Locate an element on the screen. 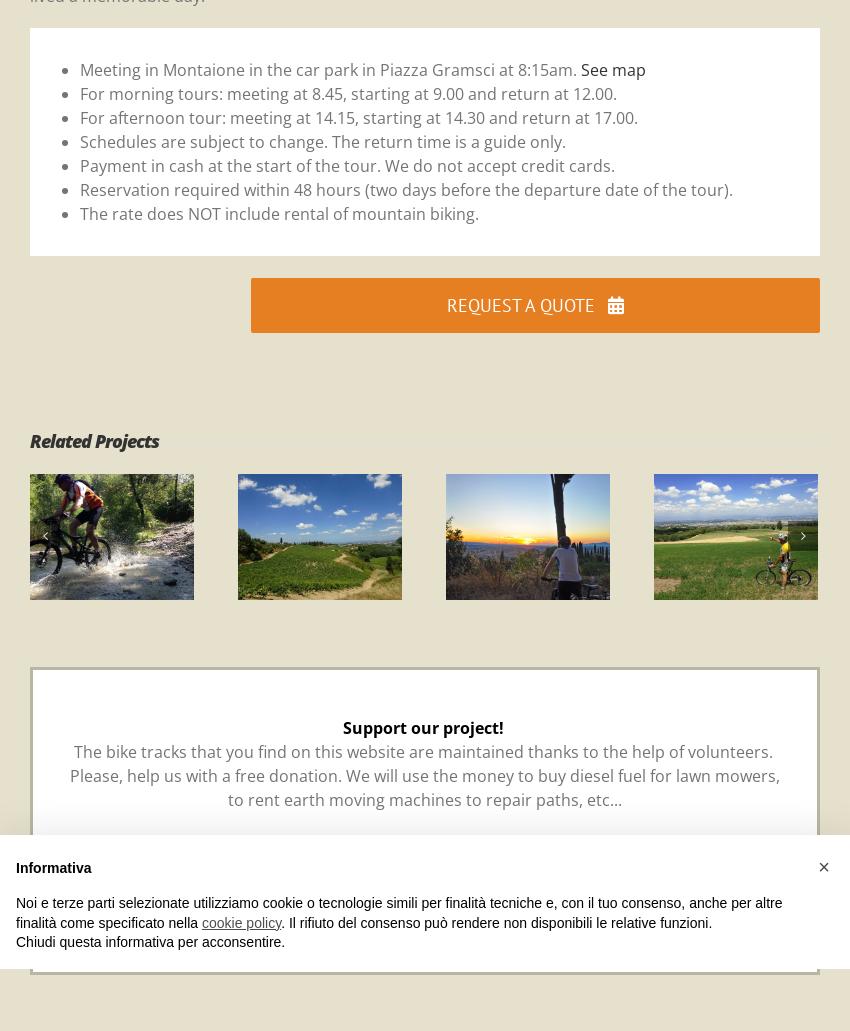  'Payment in cash at the start of the tour. We do not accept credit cards.' is located at coordinates (346, 164).